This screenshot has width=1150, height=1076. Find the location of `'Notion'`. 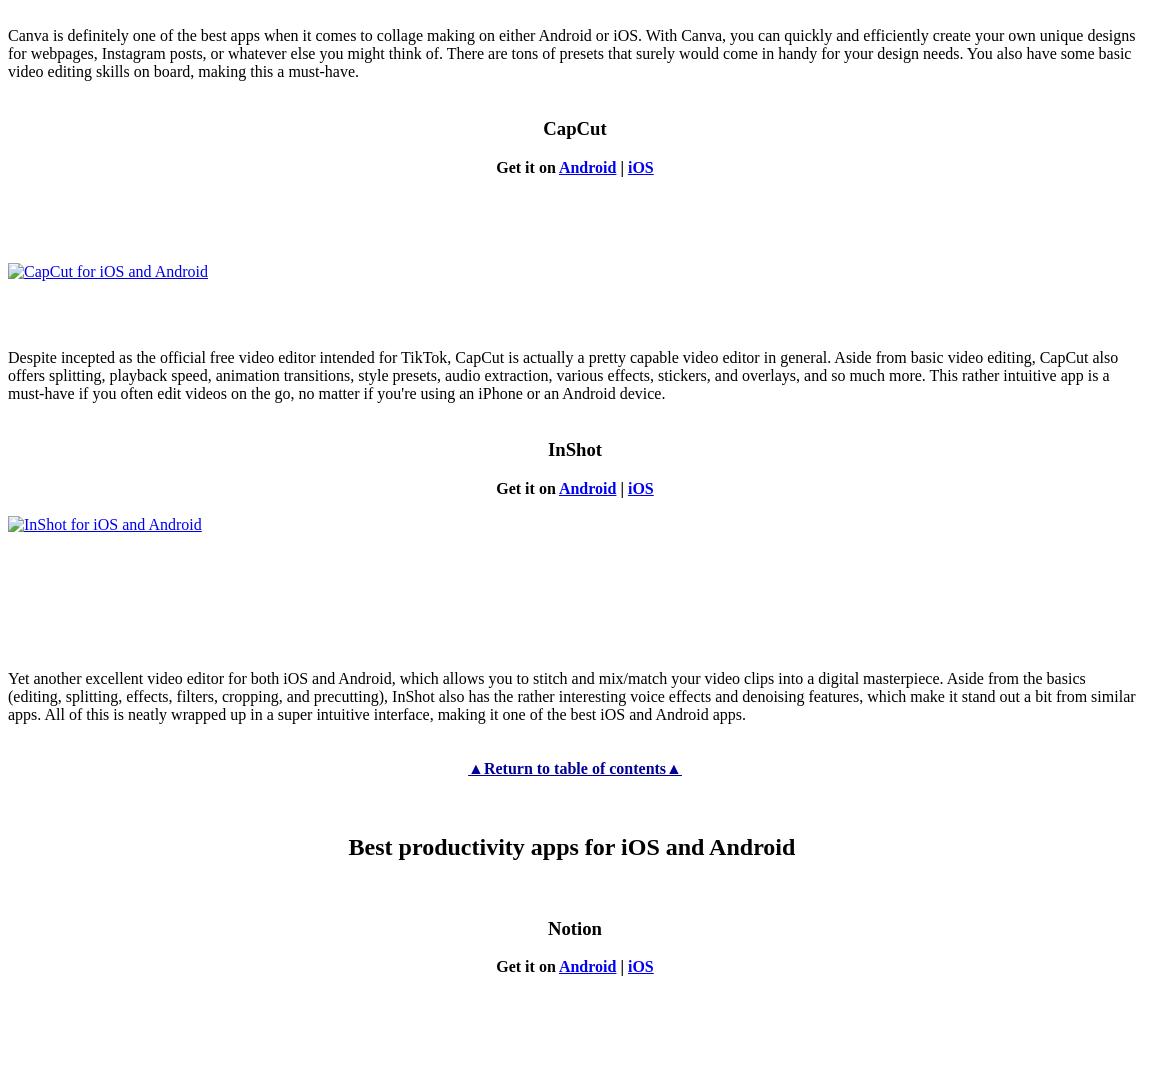

'Notion' is located at coordinates (574, 926).